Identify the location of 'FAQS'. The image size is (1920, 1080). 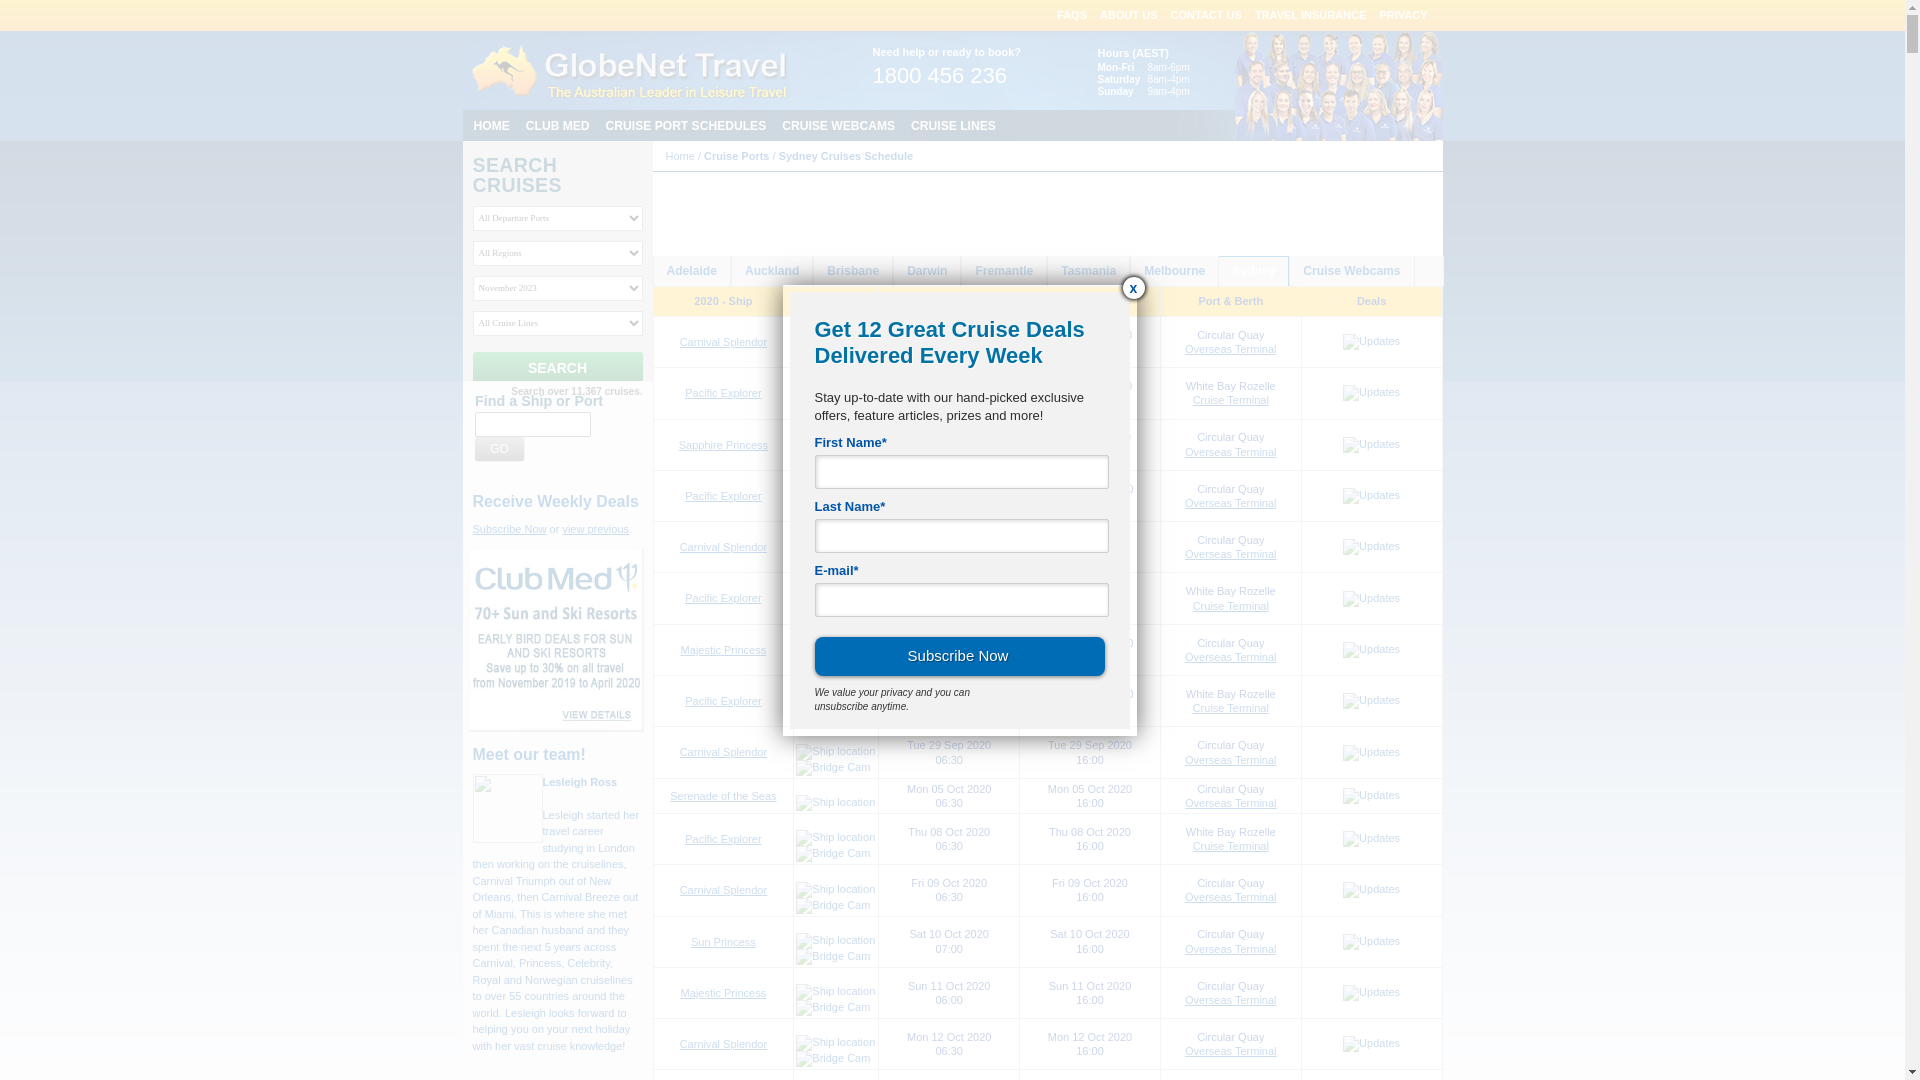
(1070, 15).